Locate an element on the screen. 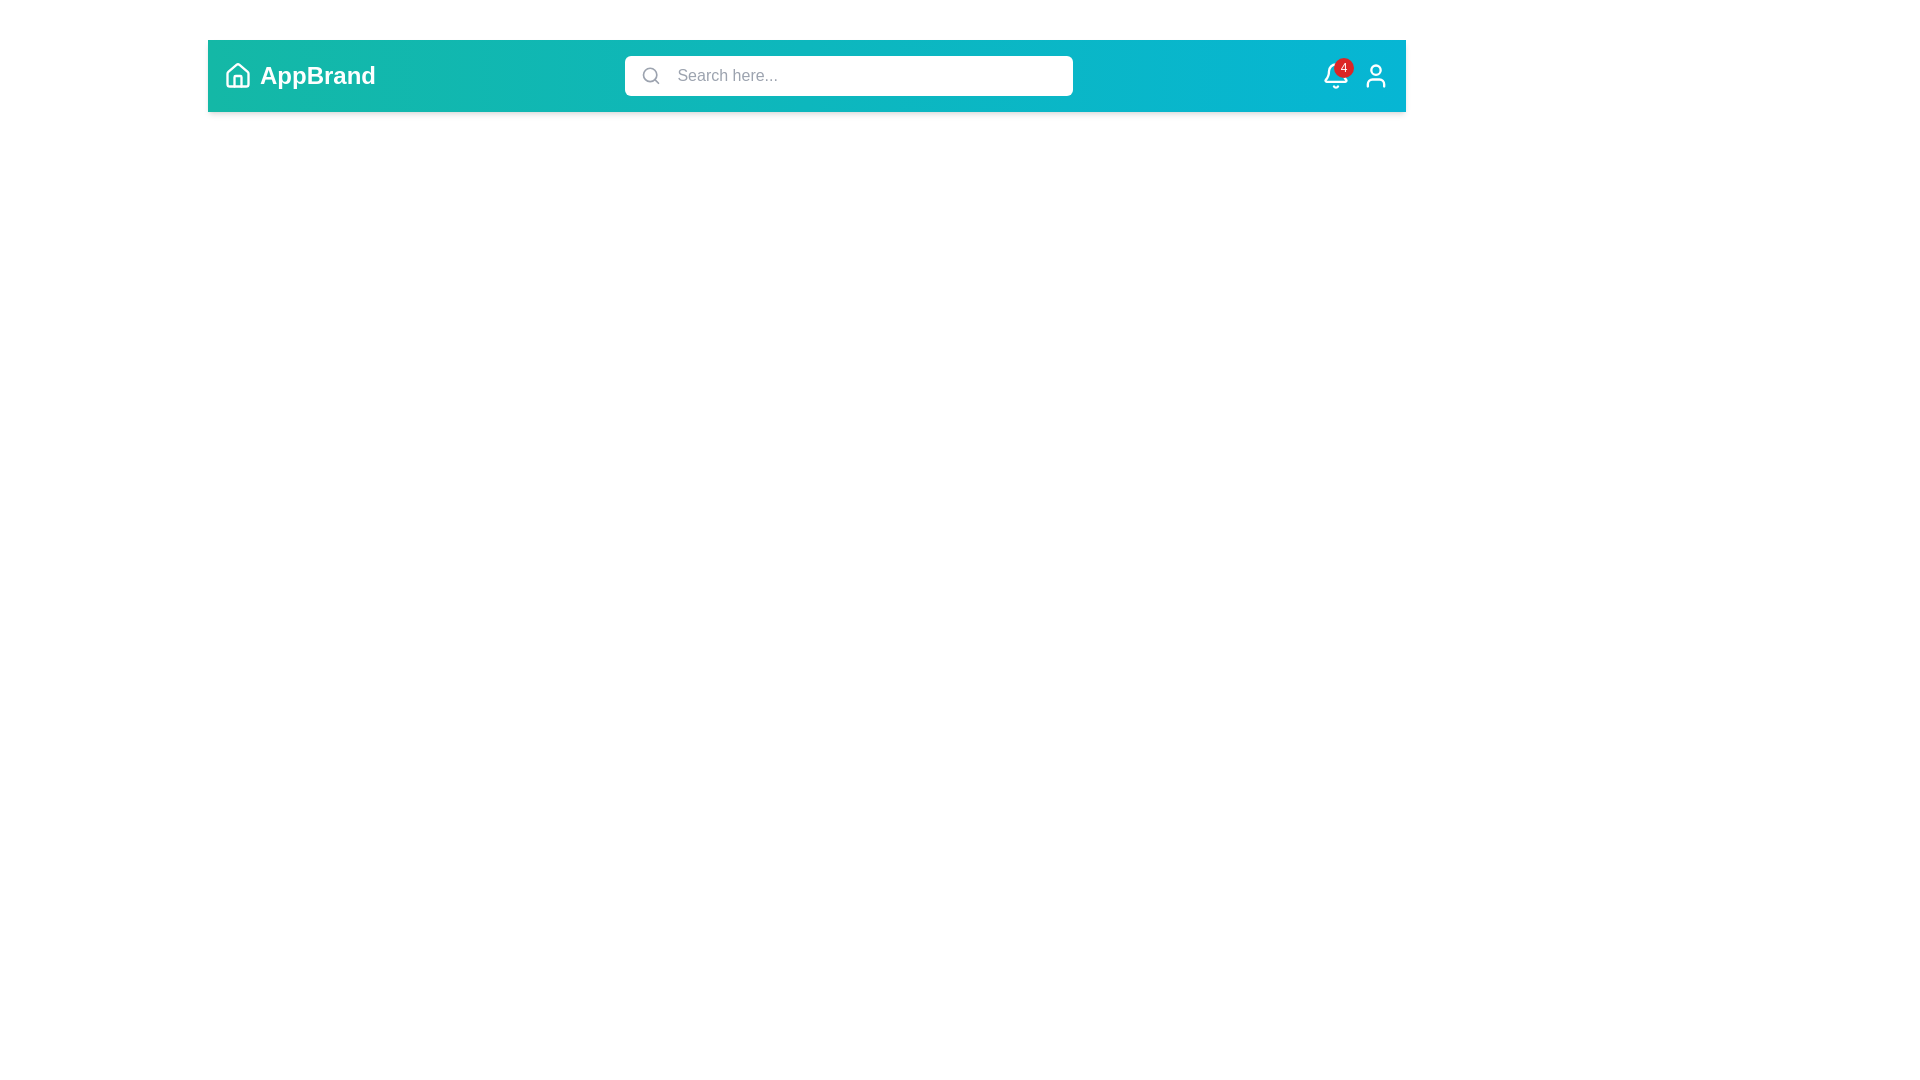 This screenshot has height=1080, width=1920. the user icon to interact with it is located at coordinates (1375, 75).